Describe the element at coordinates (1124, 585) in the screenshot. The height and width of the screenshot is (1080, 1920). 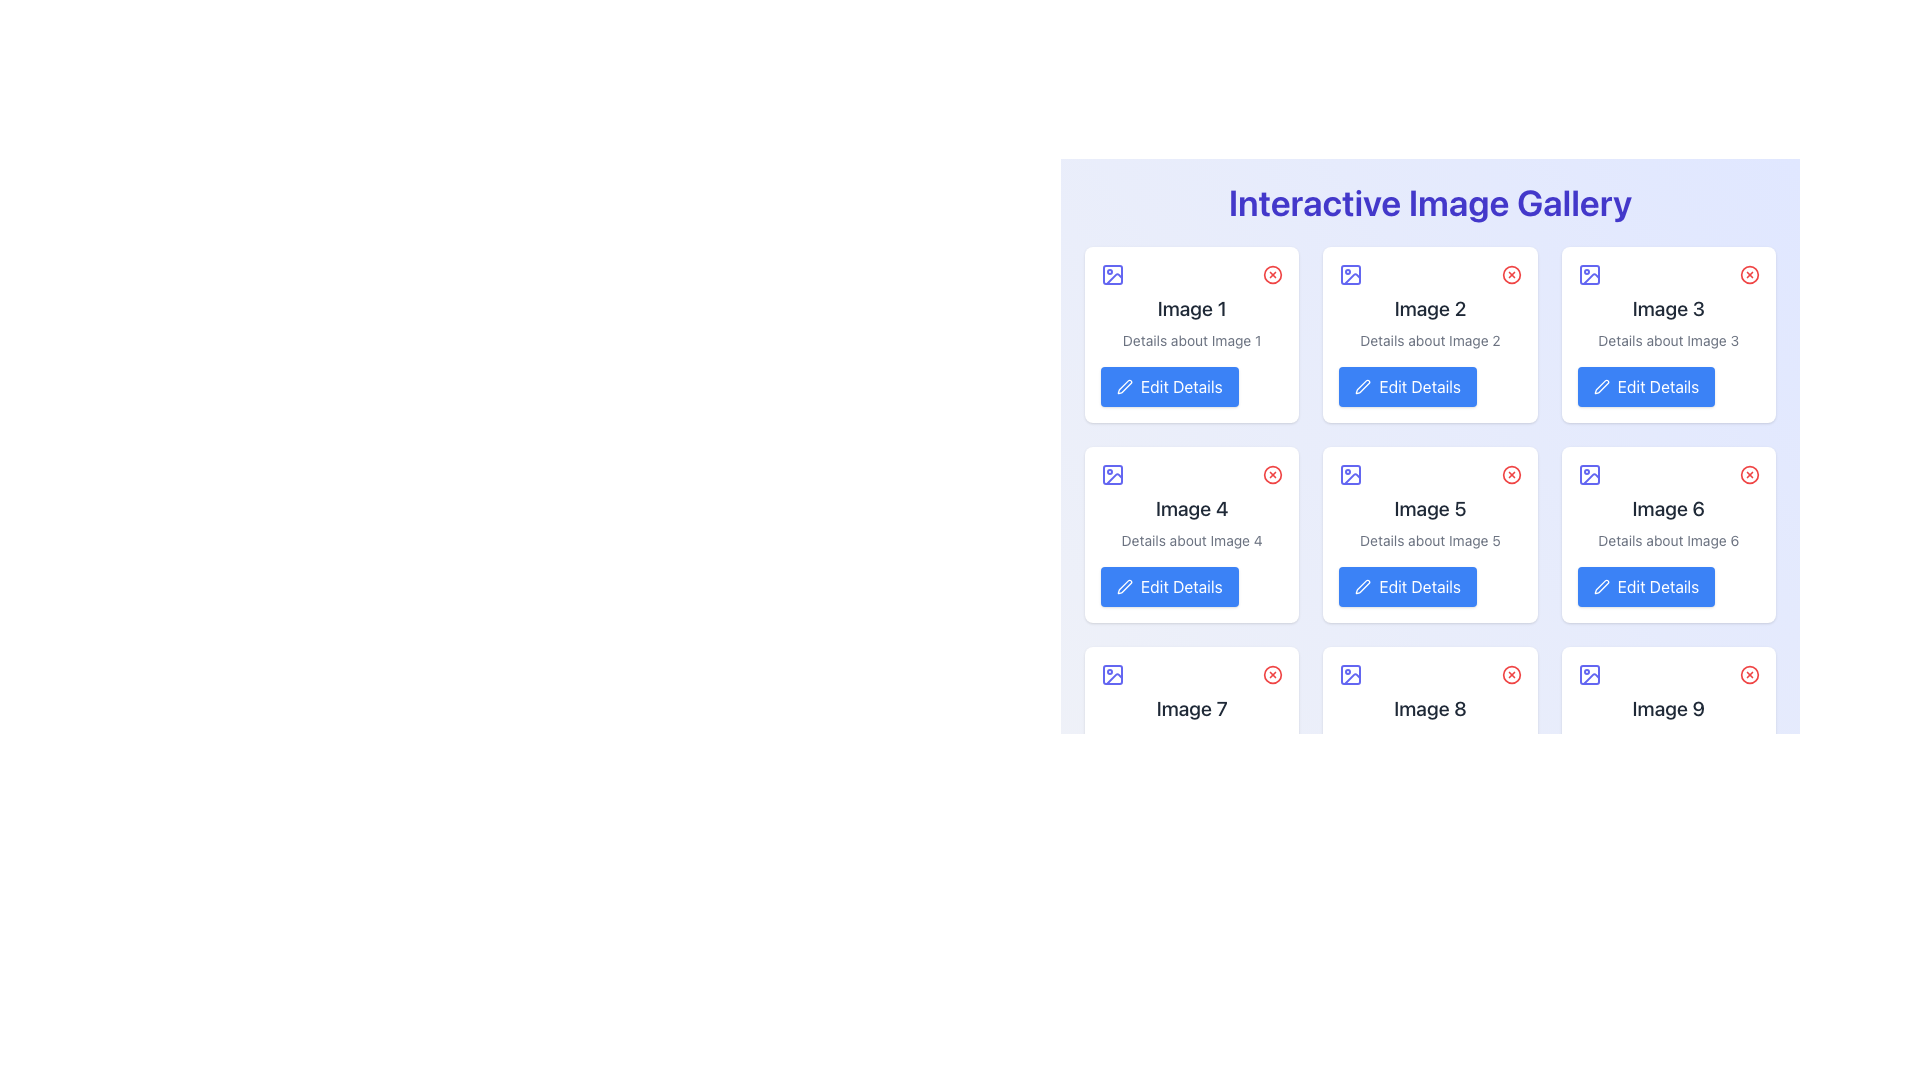
I see `the icon located inside the 'Edit Details' button associated with 'Image 4' in the second row, first column of the grid layout, positioned to the left of the text label` at that location.